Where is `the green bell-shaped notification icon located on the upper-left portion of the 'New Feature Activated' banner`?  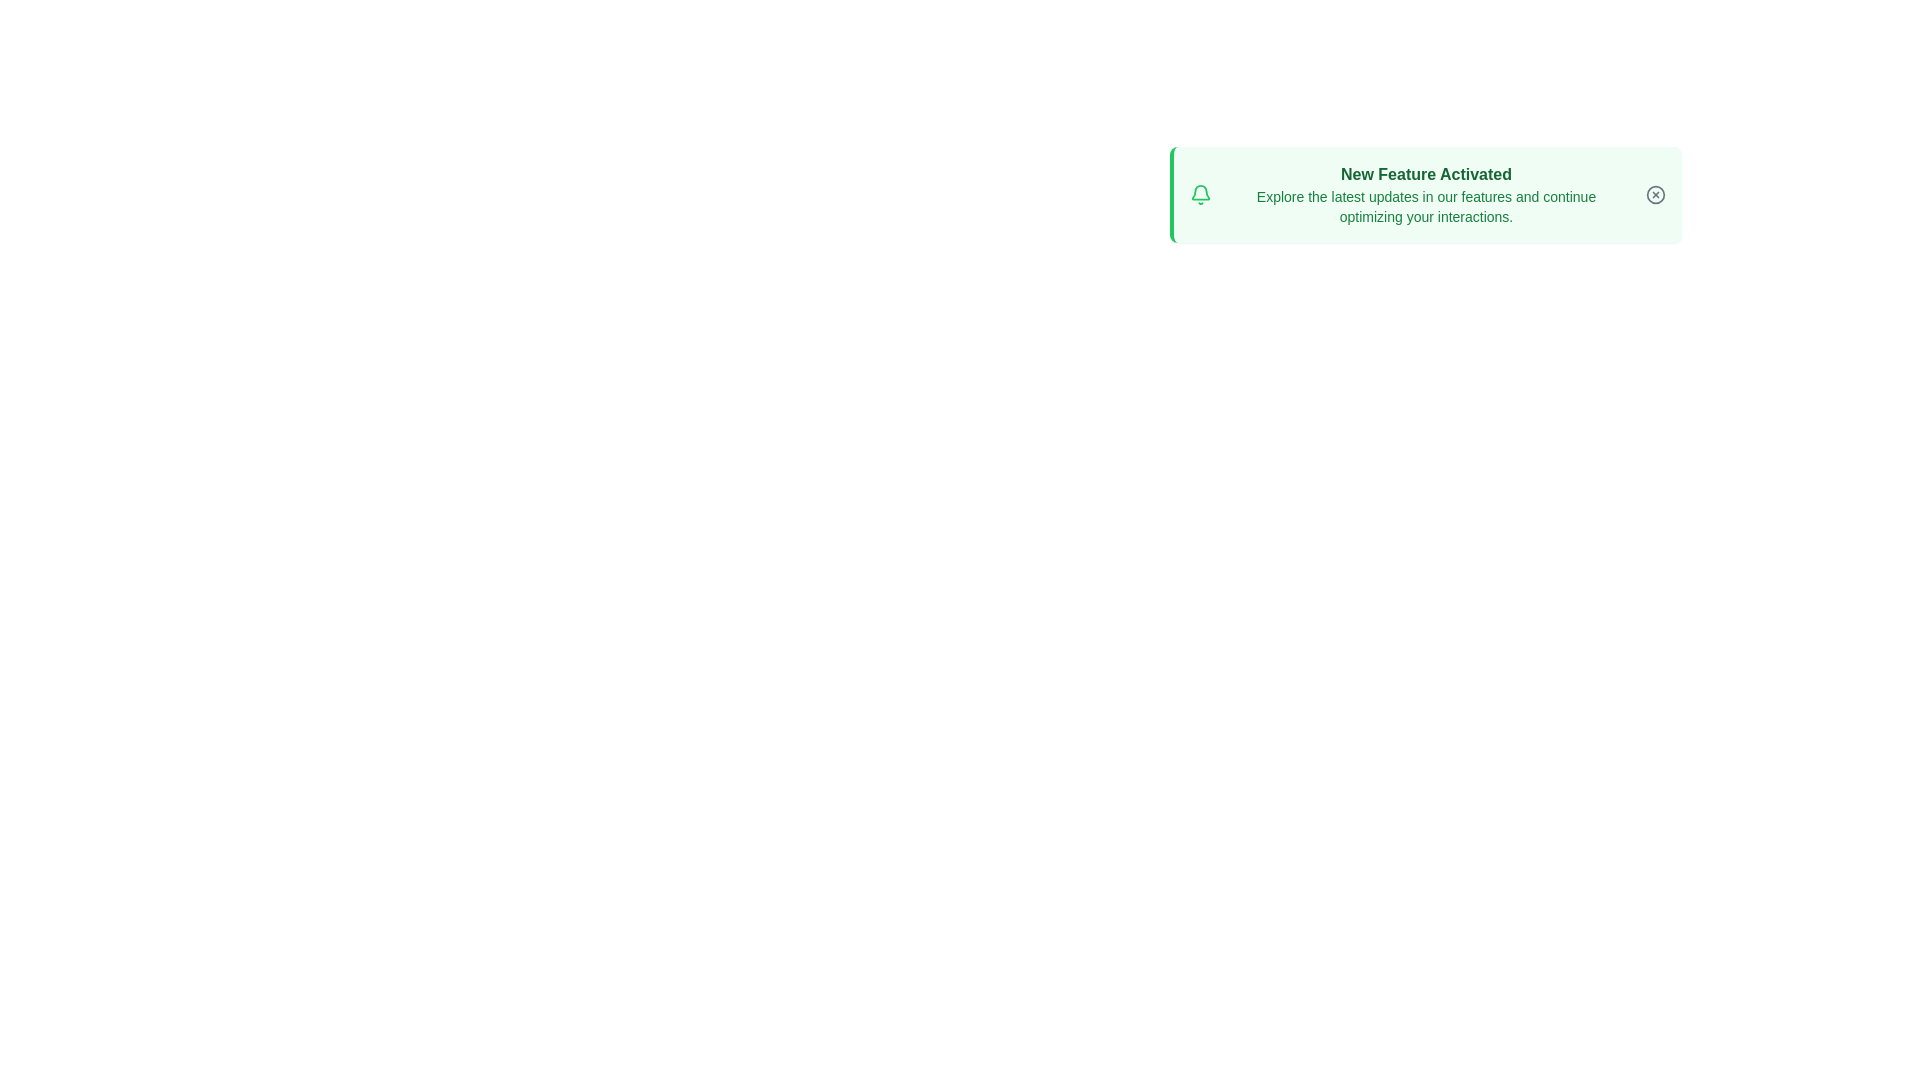 the green bell-shaped notification icon located on the upper-left portion of the 'New Feature Activated' banner is located at coordinates (1200, 192).